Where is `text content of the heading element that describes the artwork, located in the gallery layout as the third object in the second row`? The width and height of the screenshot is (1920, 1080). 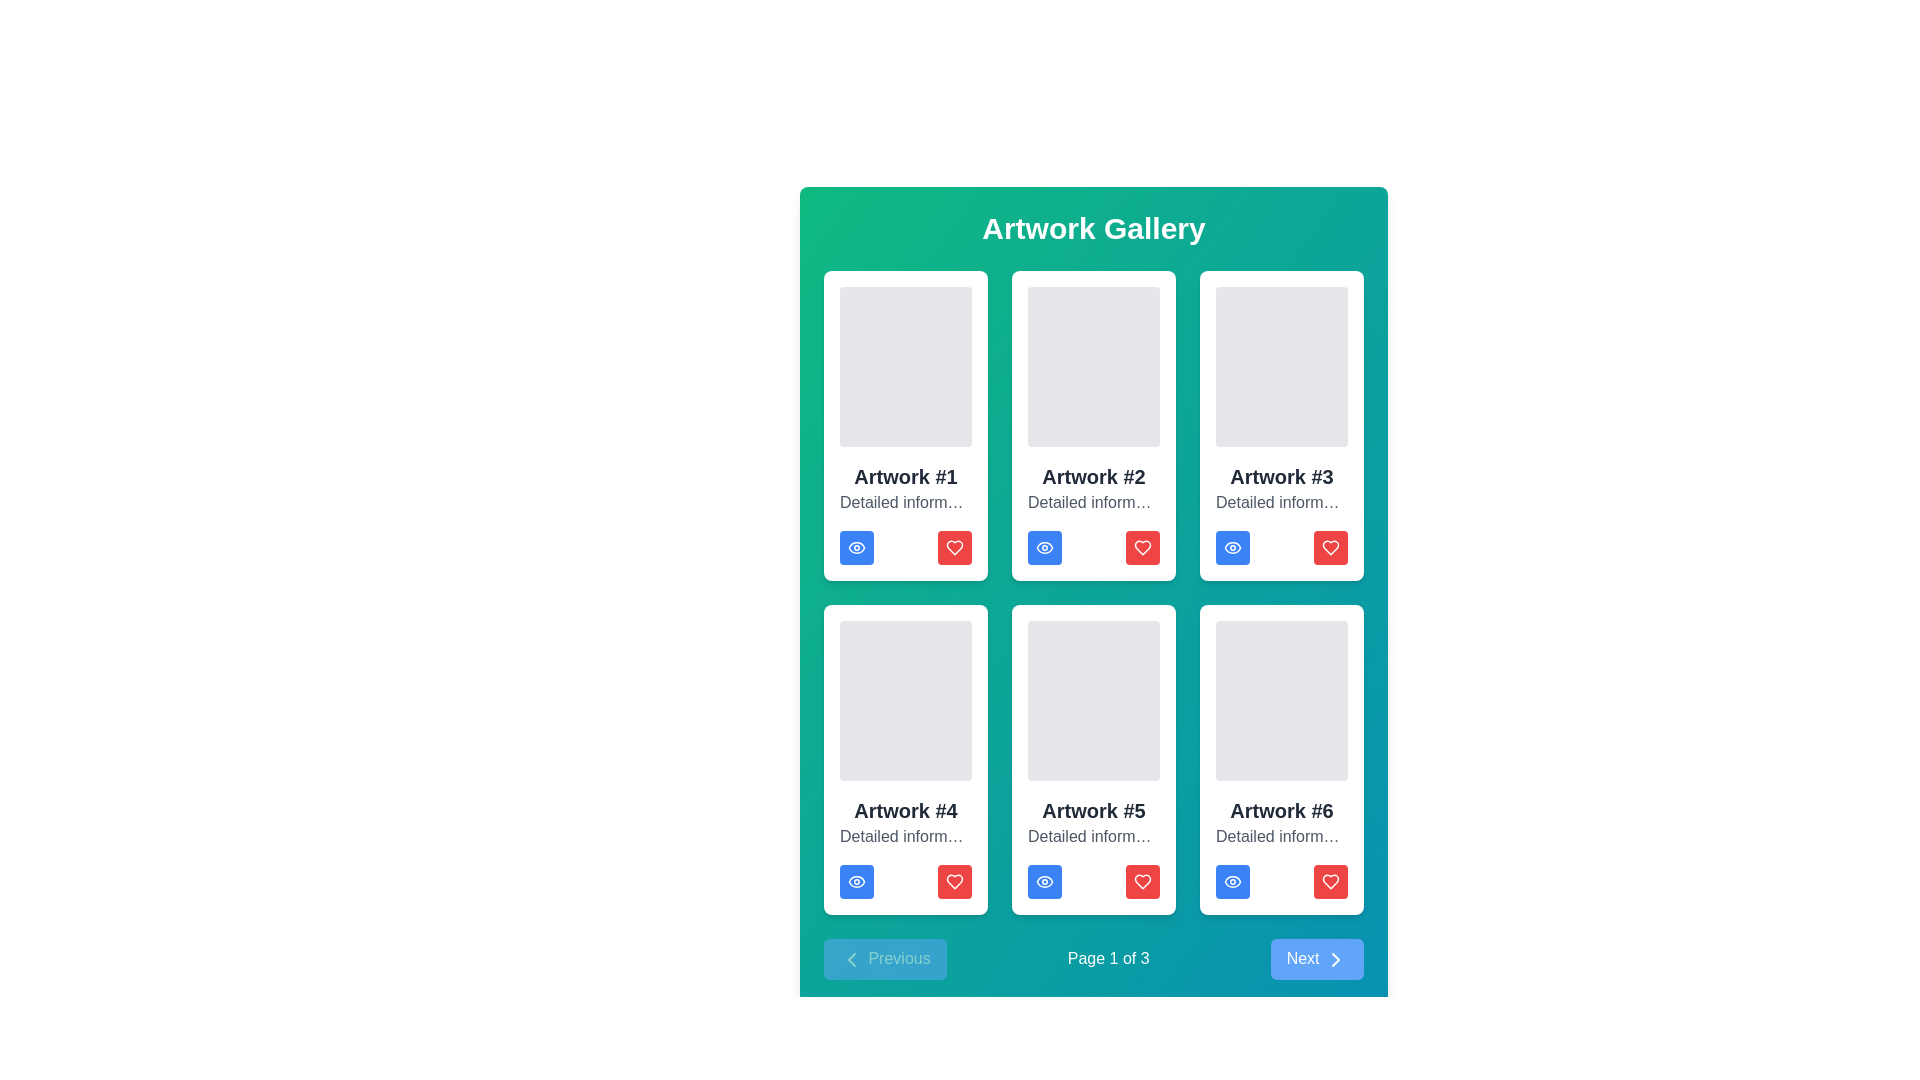
text content of the heading element that describes the artwork, located in the gallery layout as the third object in the second row is located at coordinates (1093, 810).